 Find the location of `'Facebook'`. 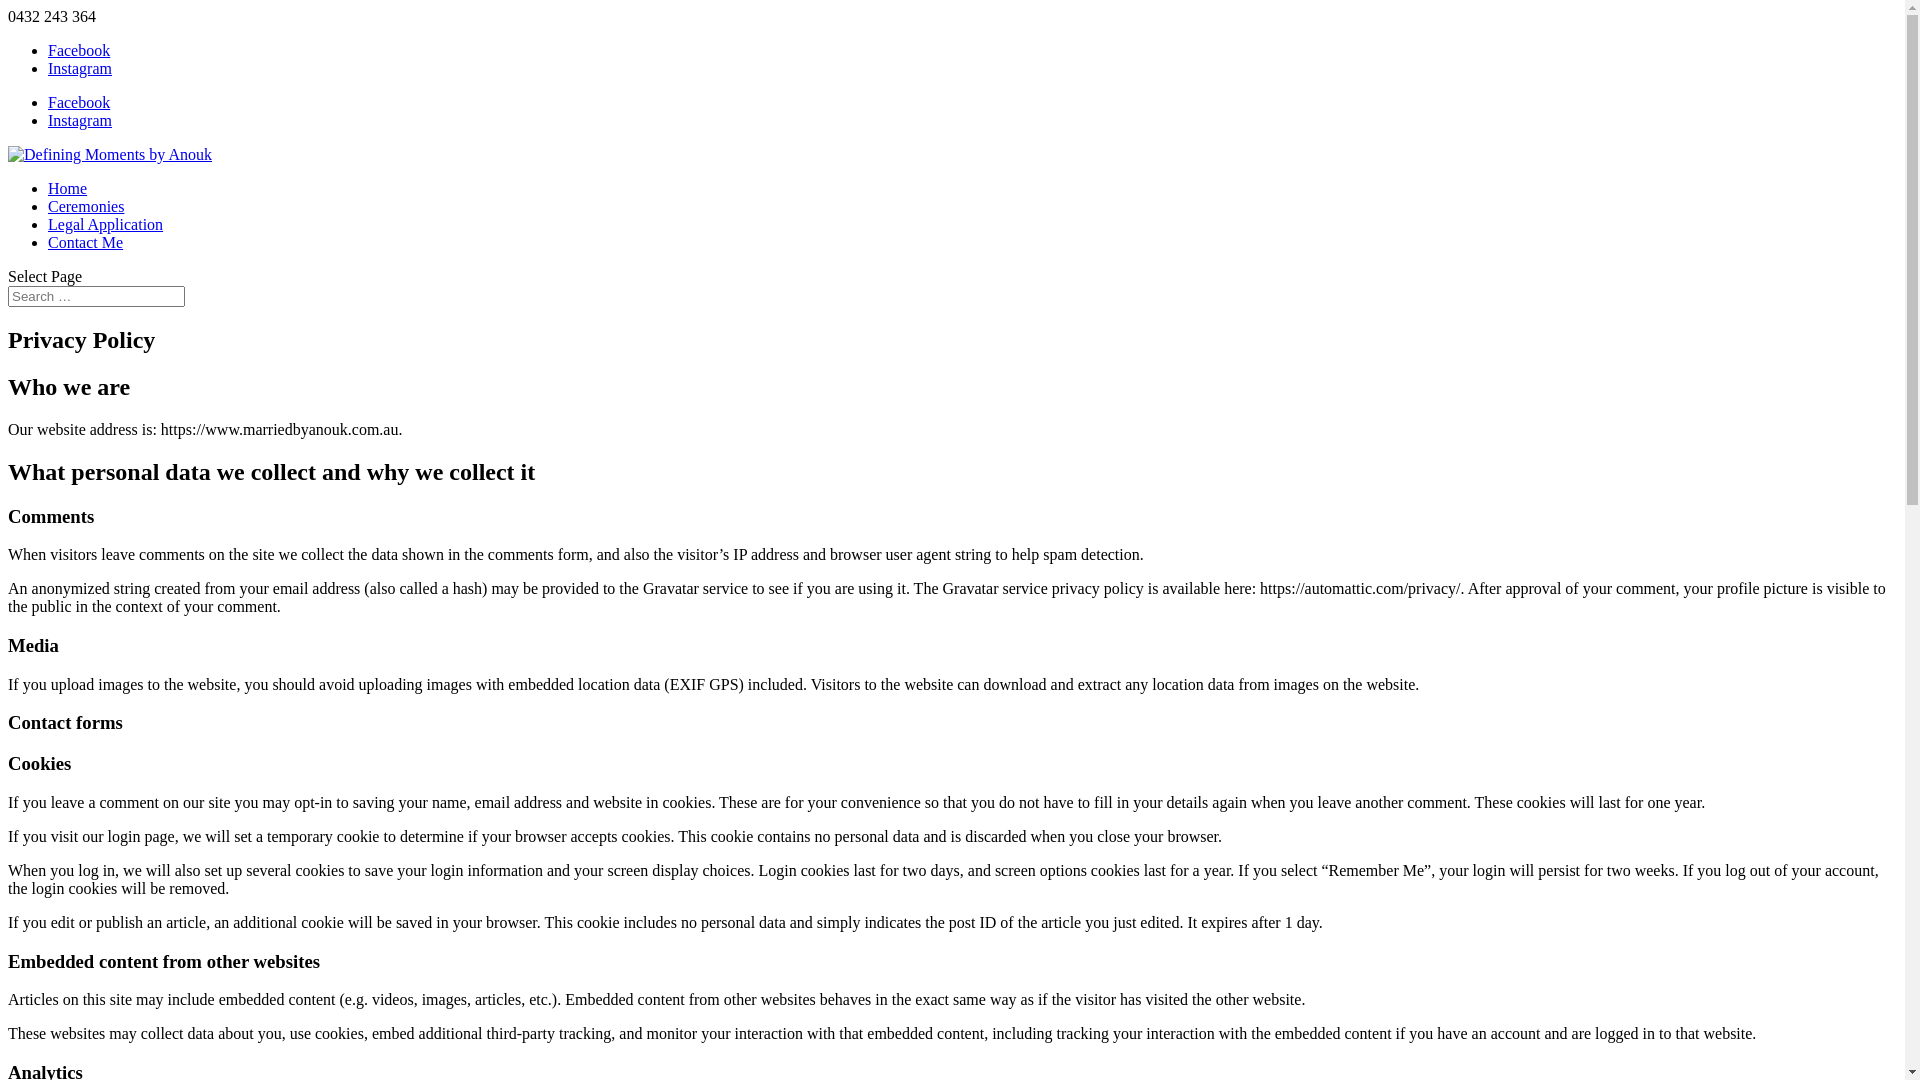

'Facebook' is located at coordinates (78, 49).